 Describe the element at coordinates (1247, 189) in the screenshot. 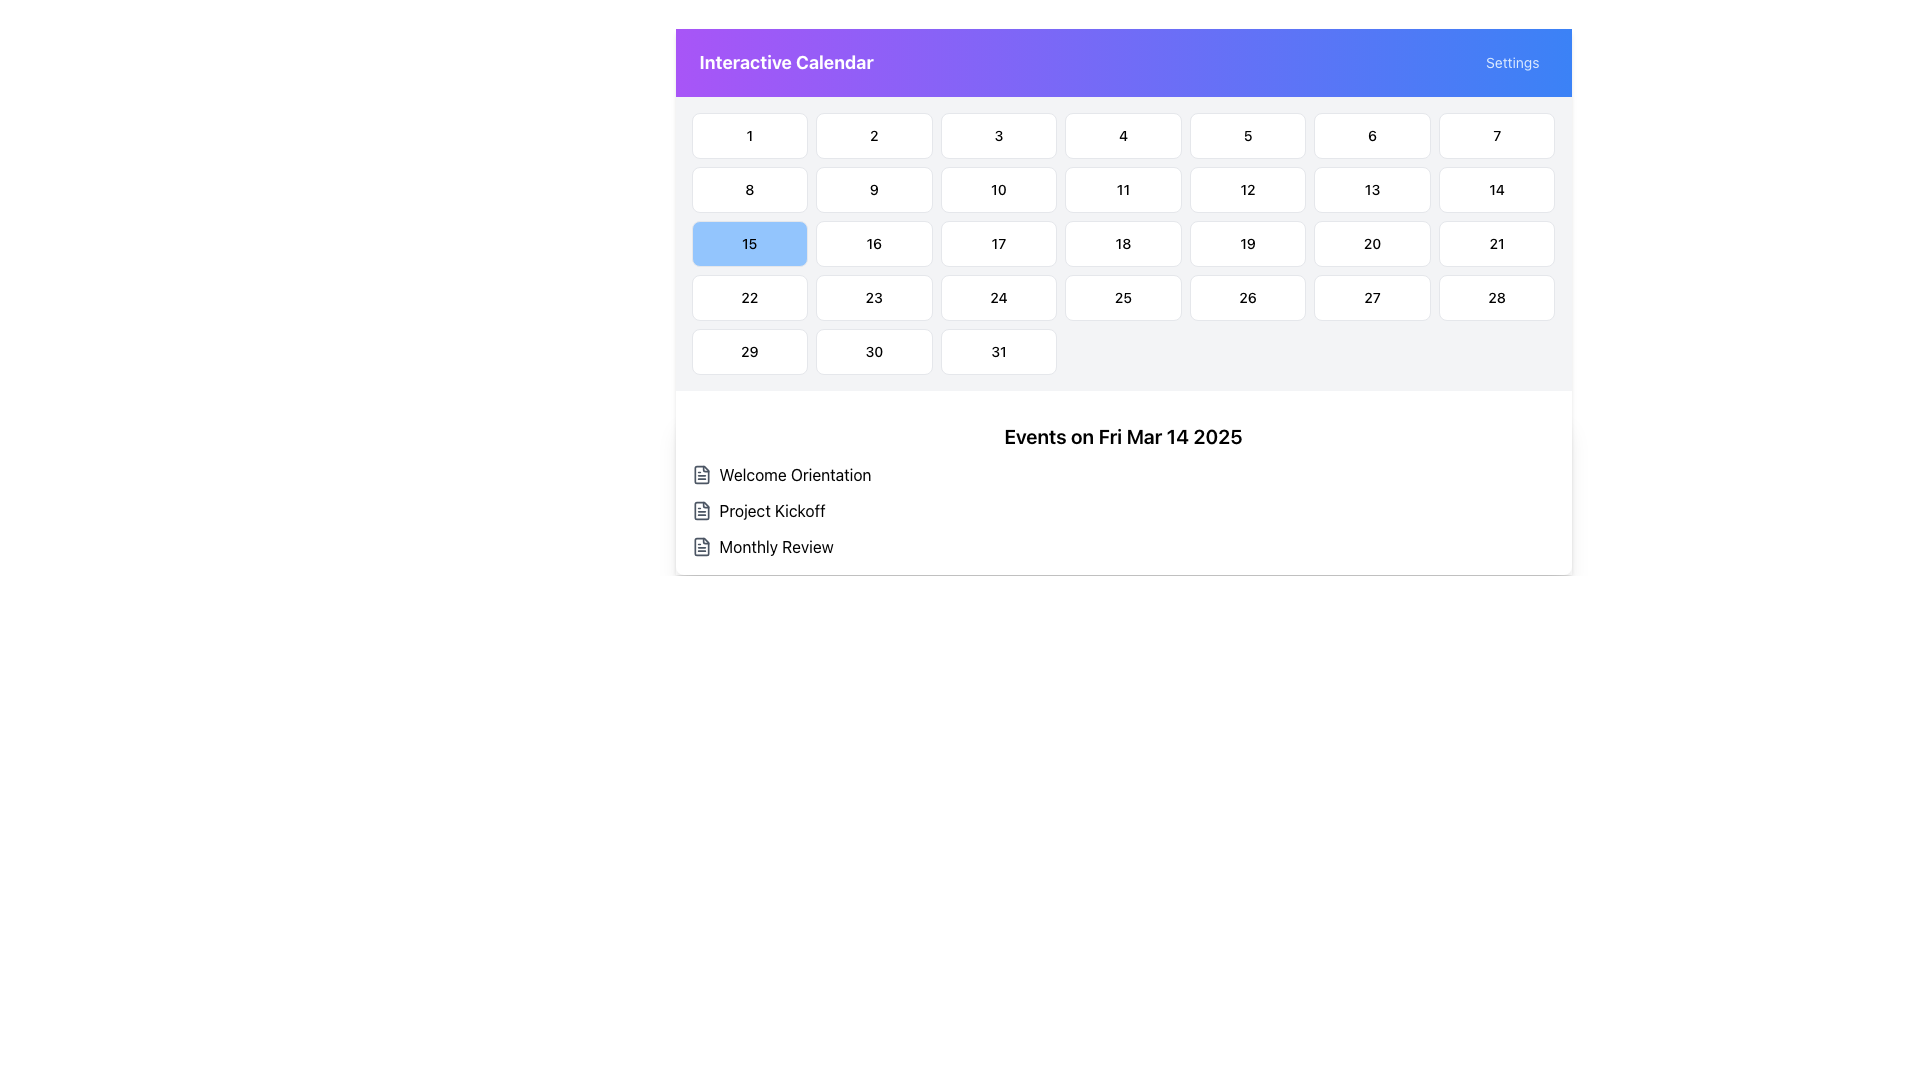

I see `the text value displayed in the Text Label showing the number '12', which is located in the fifth row and twelfth column of the calendar grid` at that location.